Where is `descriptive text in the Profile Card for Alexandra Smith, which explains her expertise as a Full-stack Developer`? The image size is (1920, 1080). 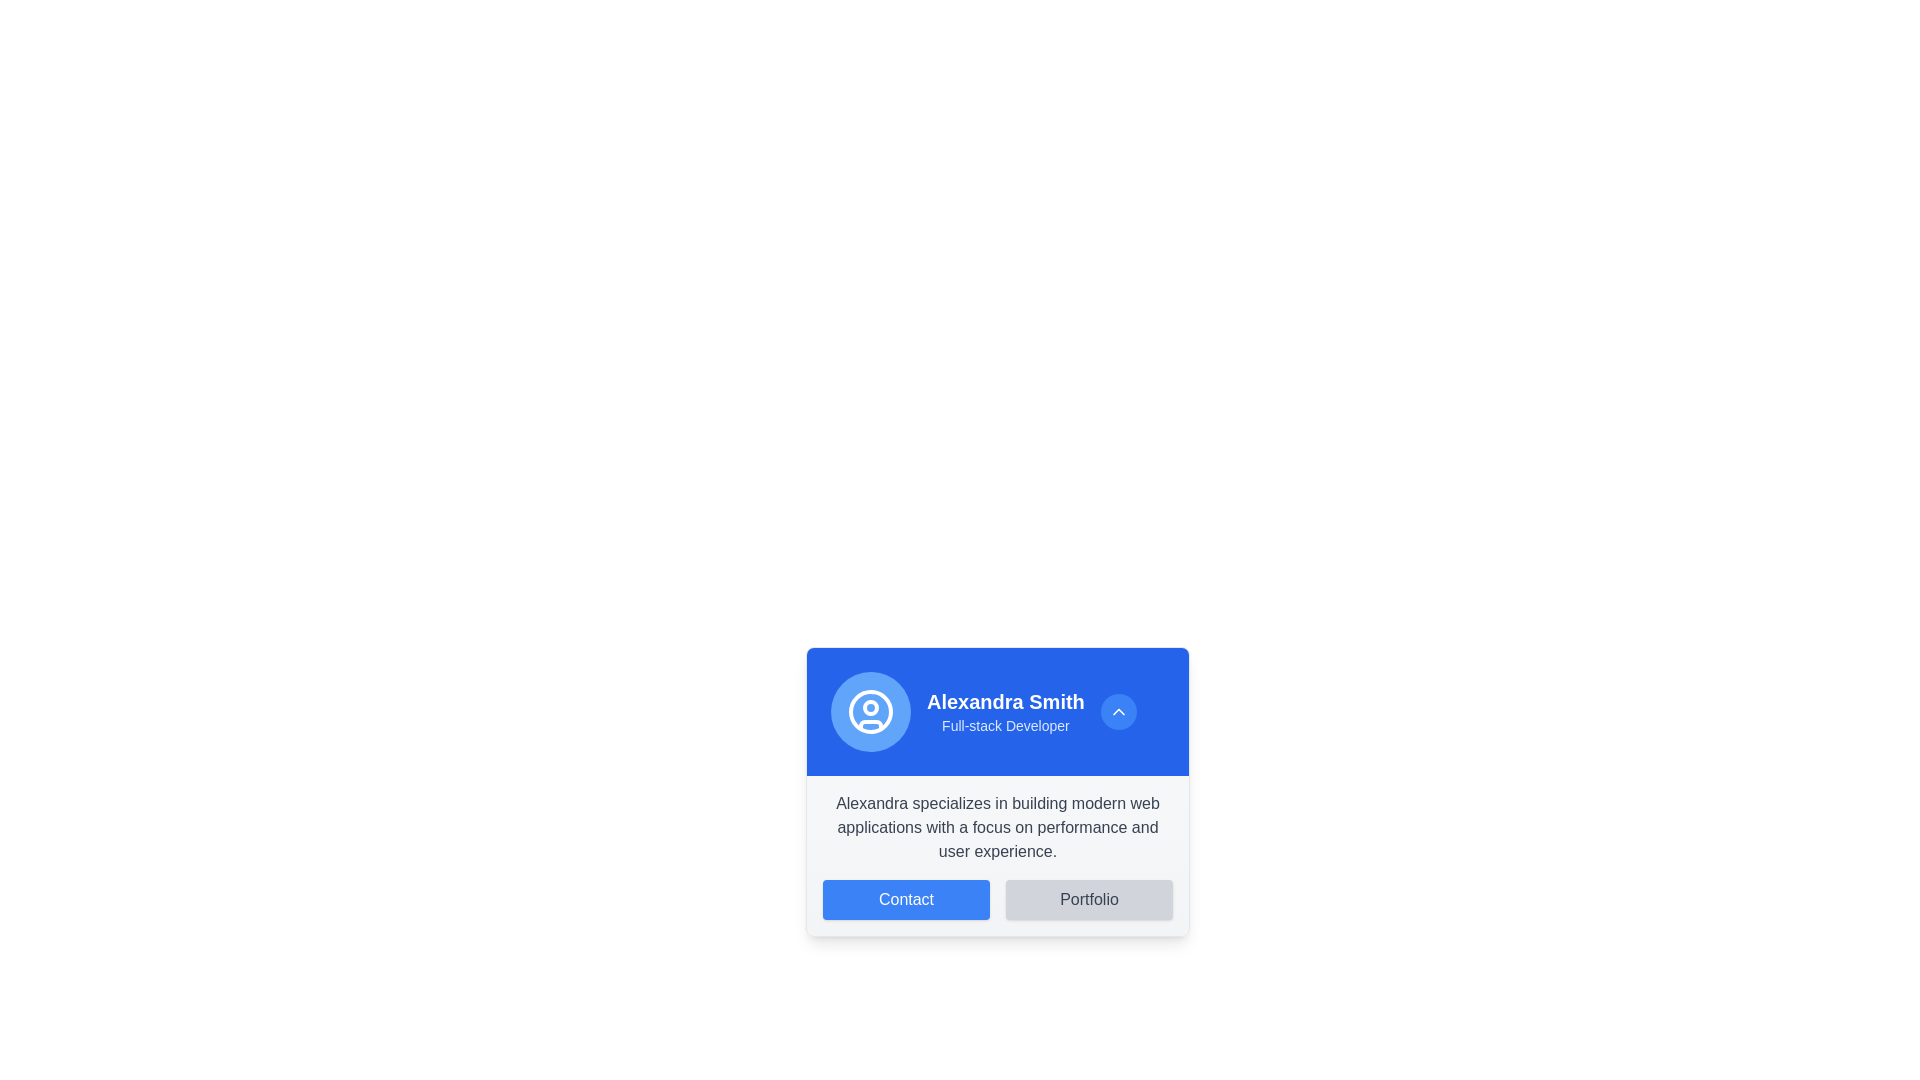 descriptive text in the Profile Card for Alexandra Smith, which explains her expertise as a Full-stack Developer is located at coordinates (998, 790).